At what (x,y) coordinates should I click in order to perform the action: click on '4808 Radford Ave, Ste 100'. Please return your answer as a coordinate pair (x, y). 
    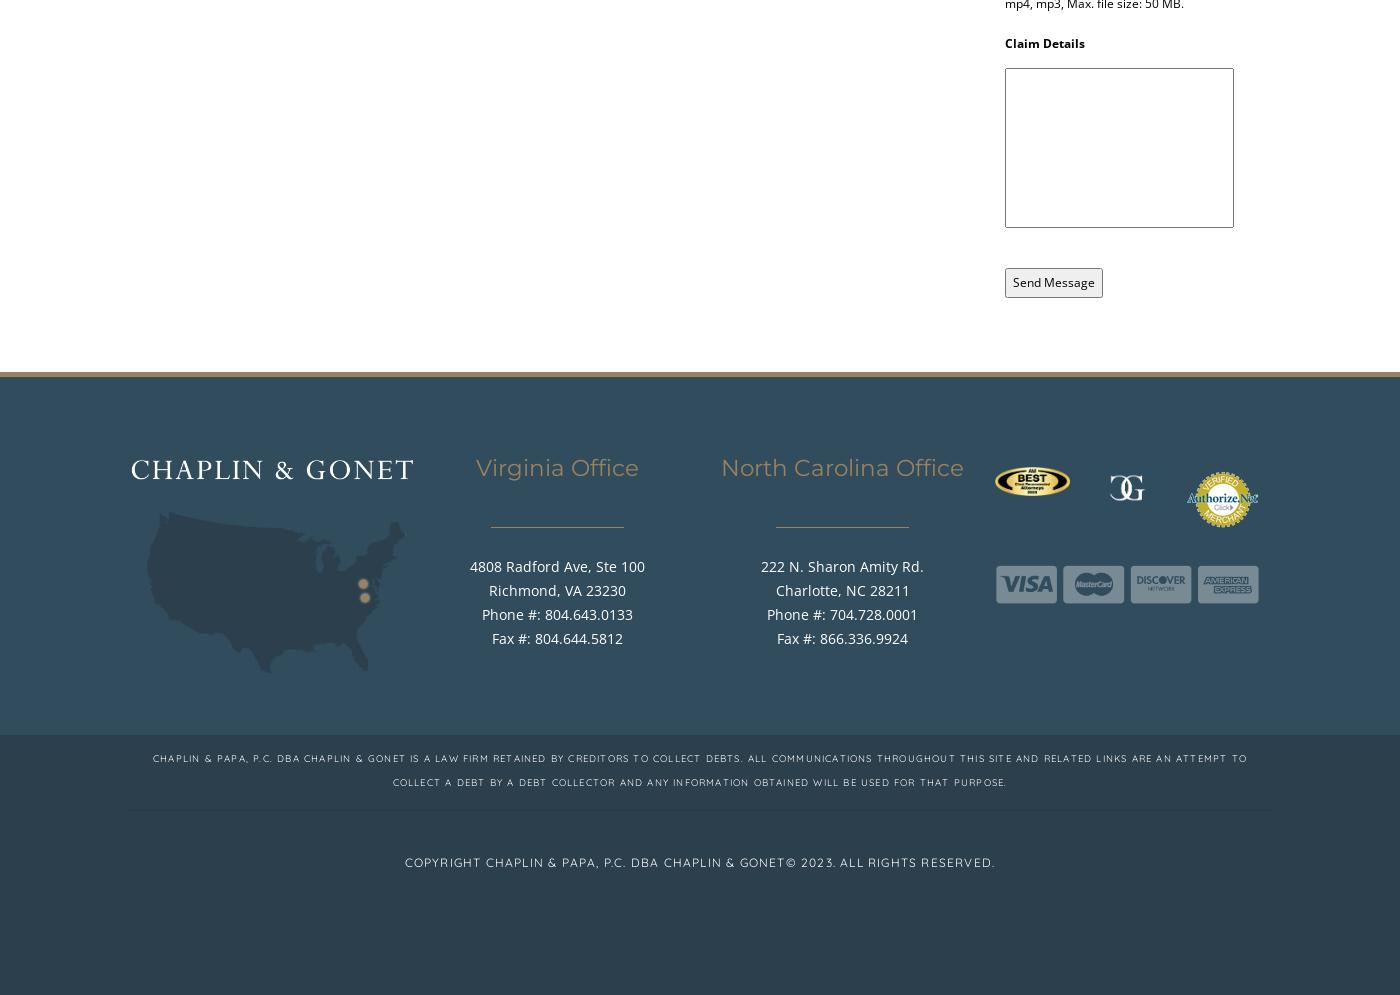
    Looking at the image, I should click on (557, 565).